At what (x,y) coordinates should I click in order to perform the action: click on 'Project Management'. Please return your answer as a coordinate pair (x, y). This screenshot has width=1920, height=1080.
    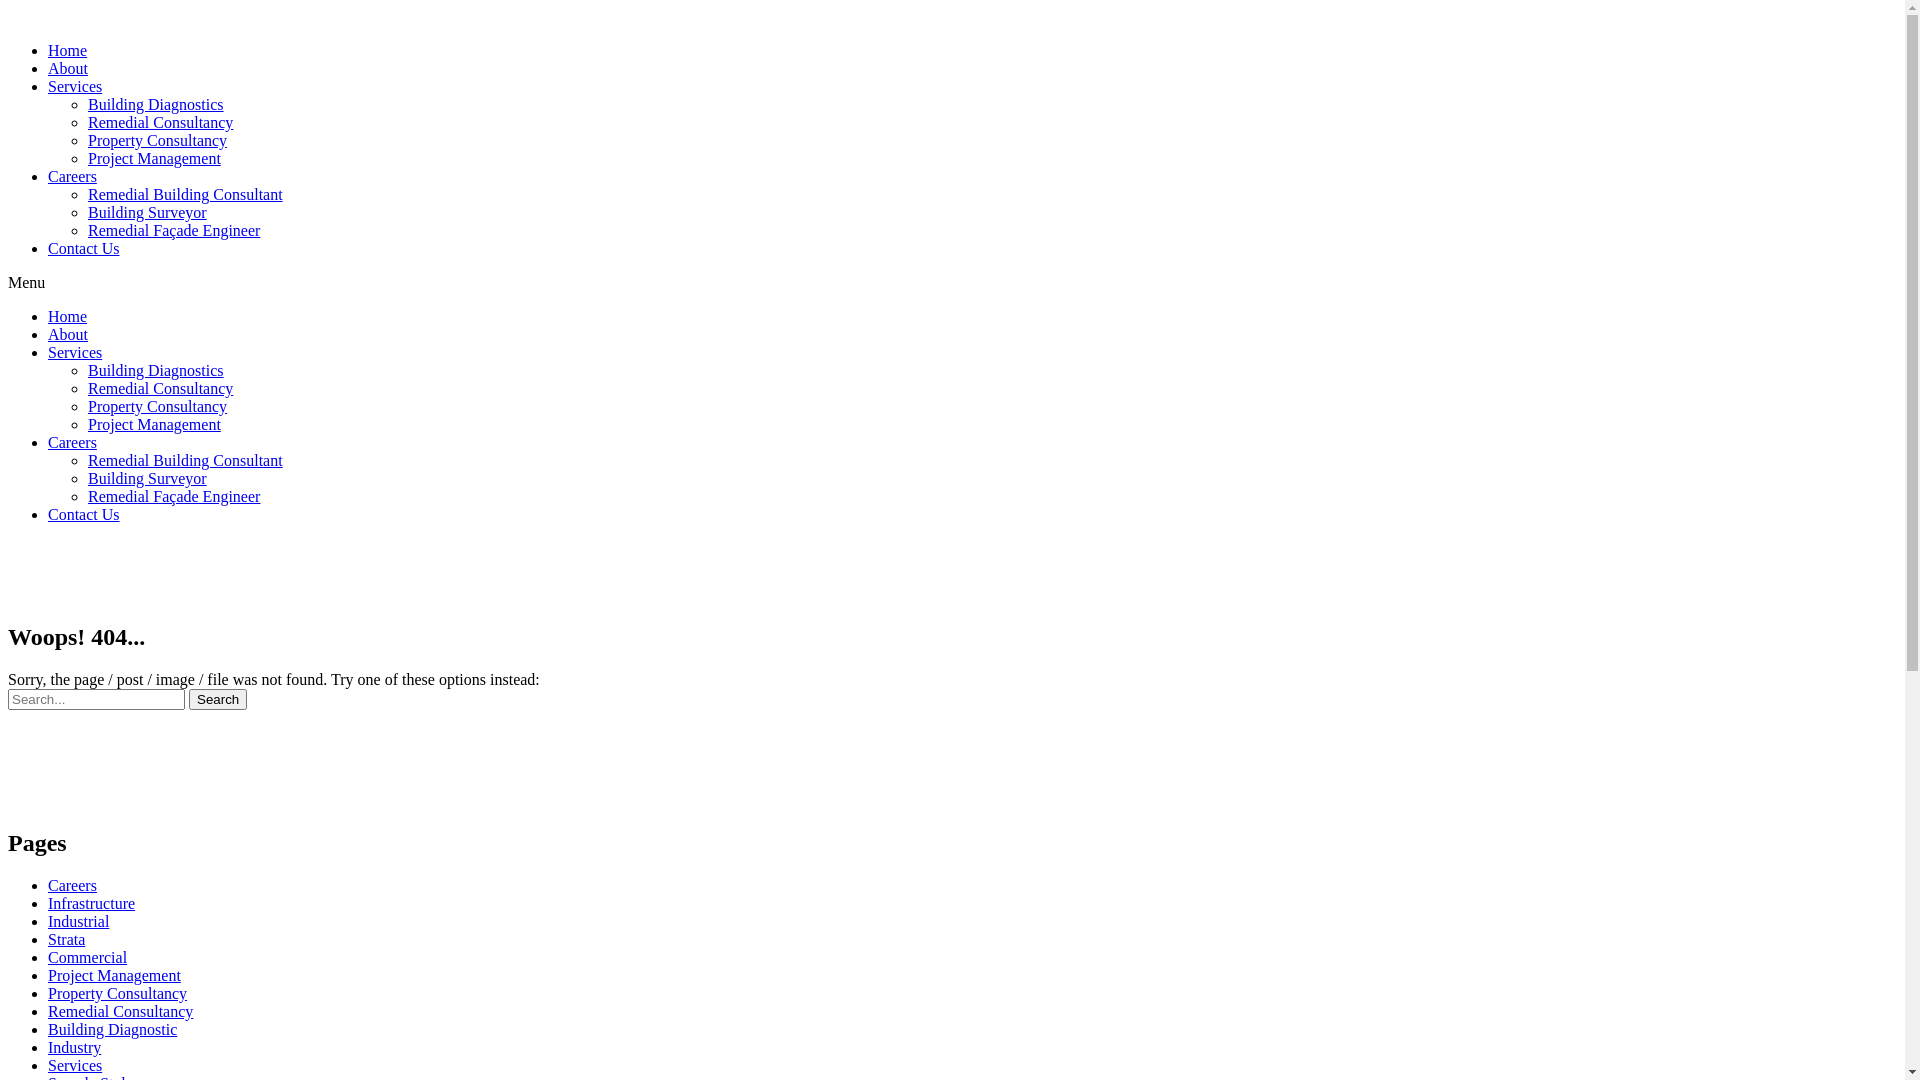
    Looking at the image, I should click on (113, 974).